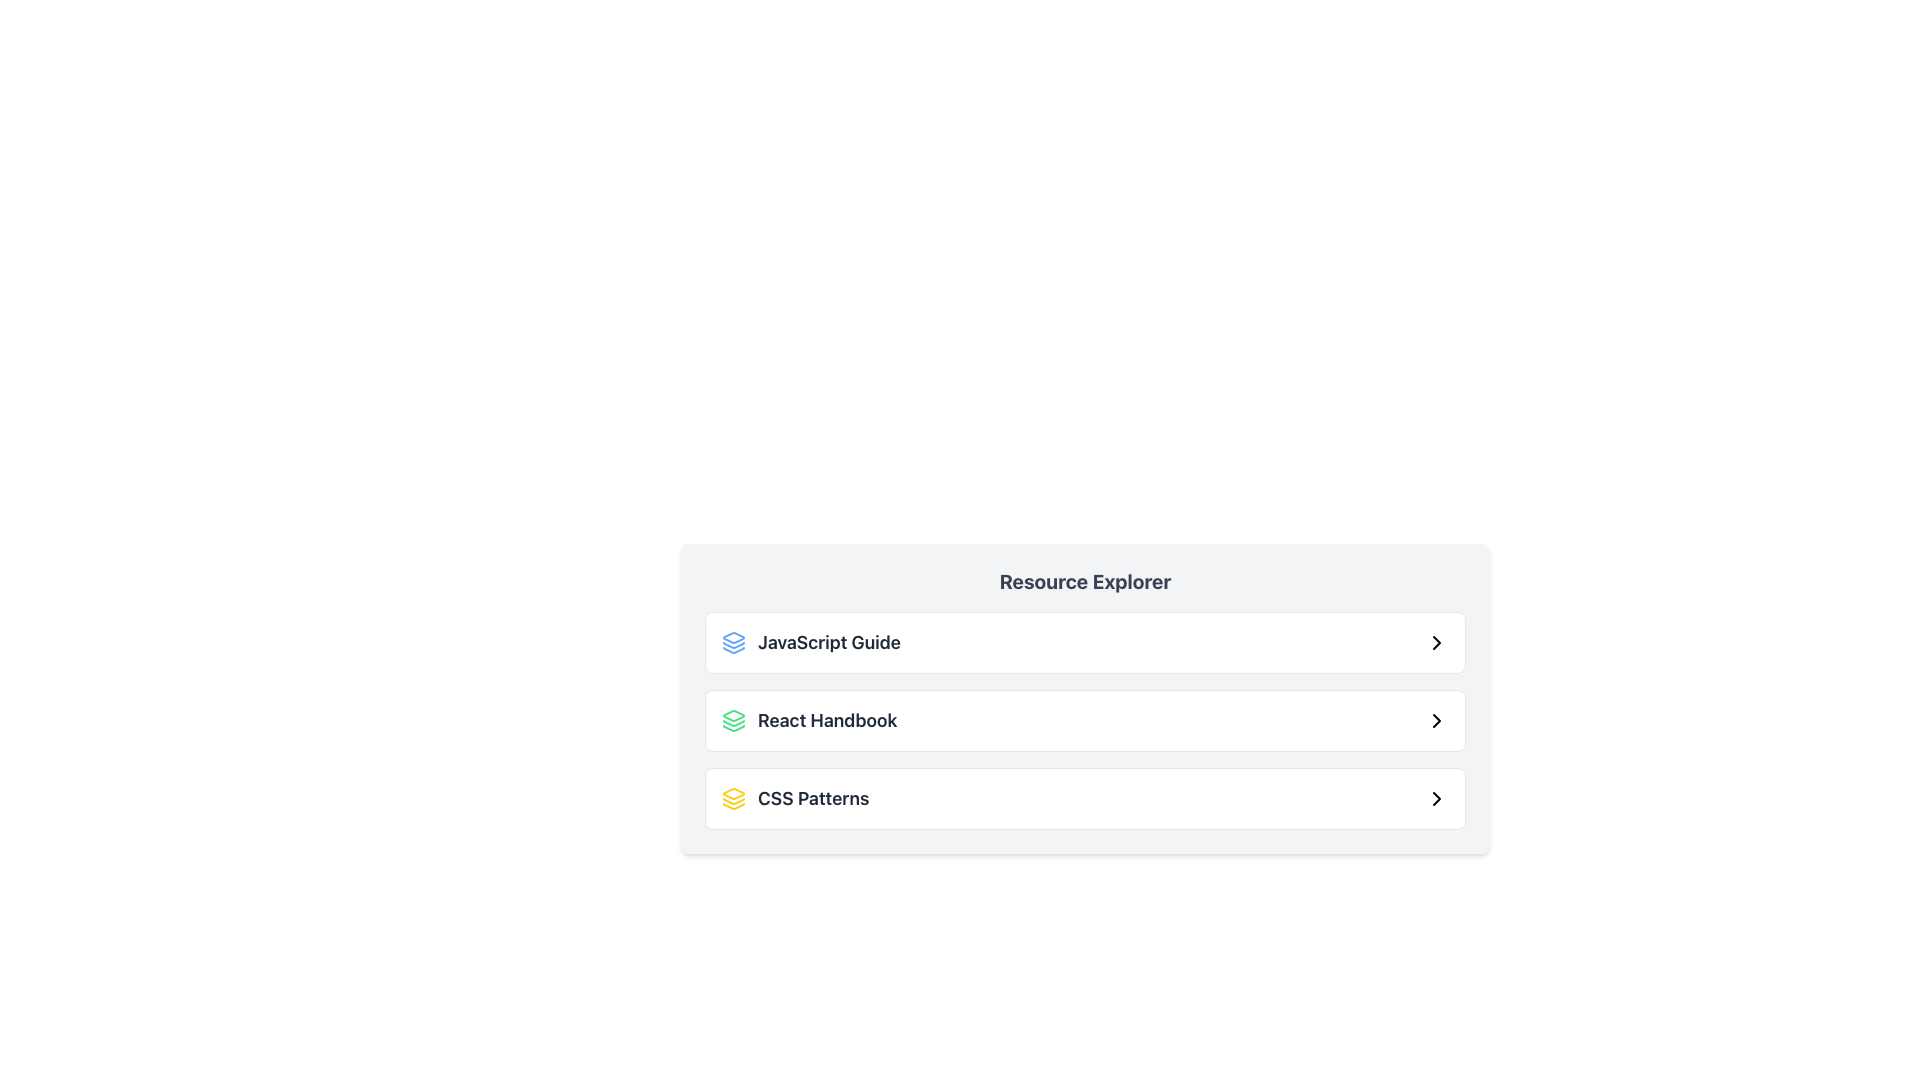 Image resolution: width=1920 pixels, height=1080 pixels. What do you see at coordinates (733, 637) in the screenshot?
I see `the uppermost icon in the blue-themed resource explorer interface that resembles a layered structure, which is part of a vertical stack of three icons` at bounding box center [733, 637].